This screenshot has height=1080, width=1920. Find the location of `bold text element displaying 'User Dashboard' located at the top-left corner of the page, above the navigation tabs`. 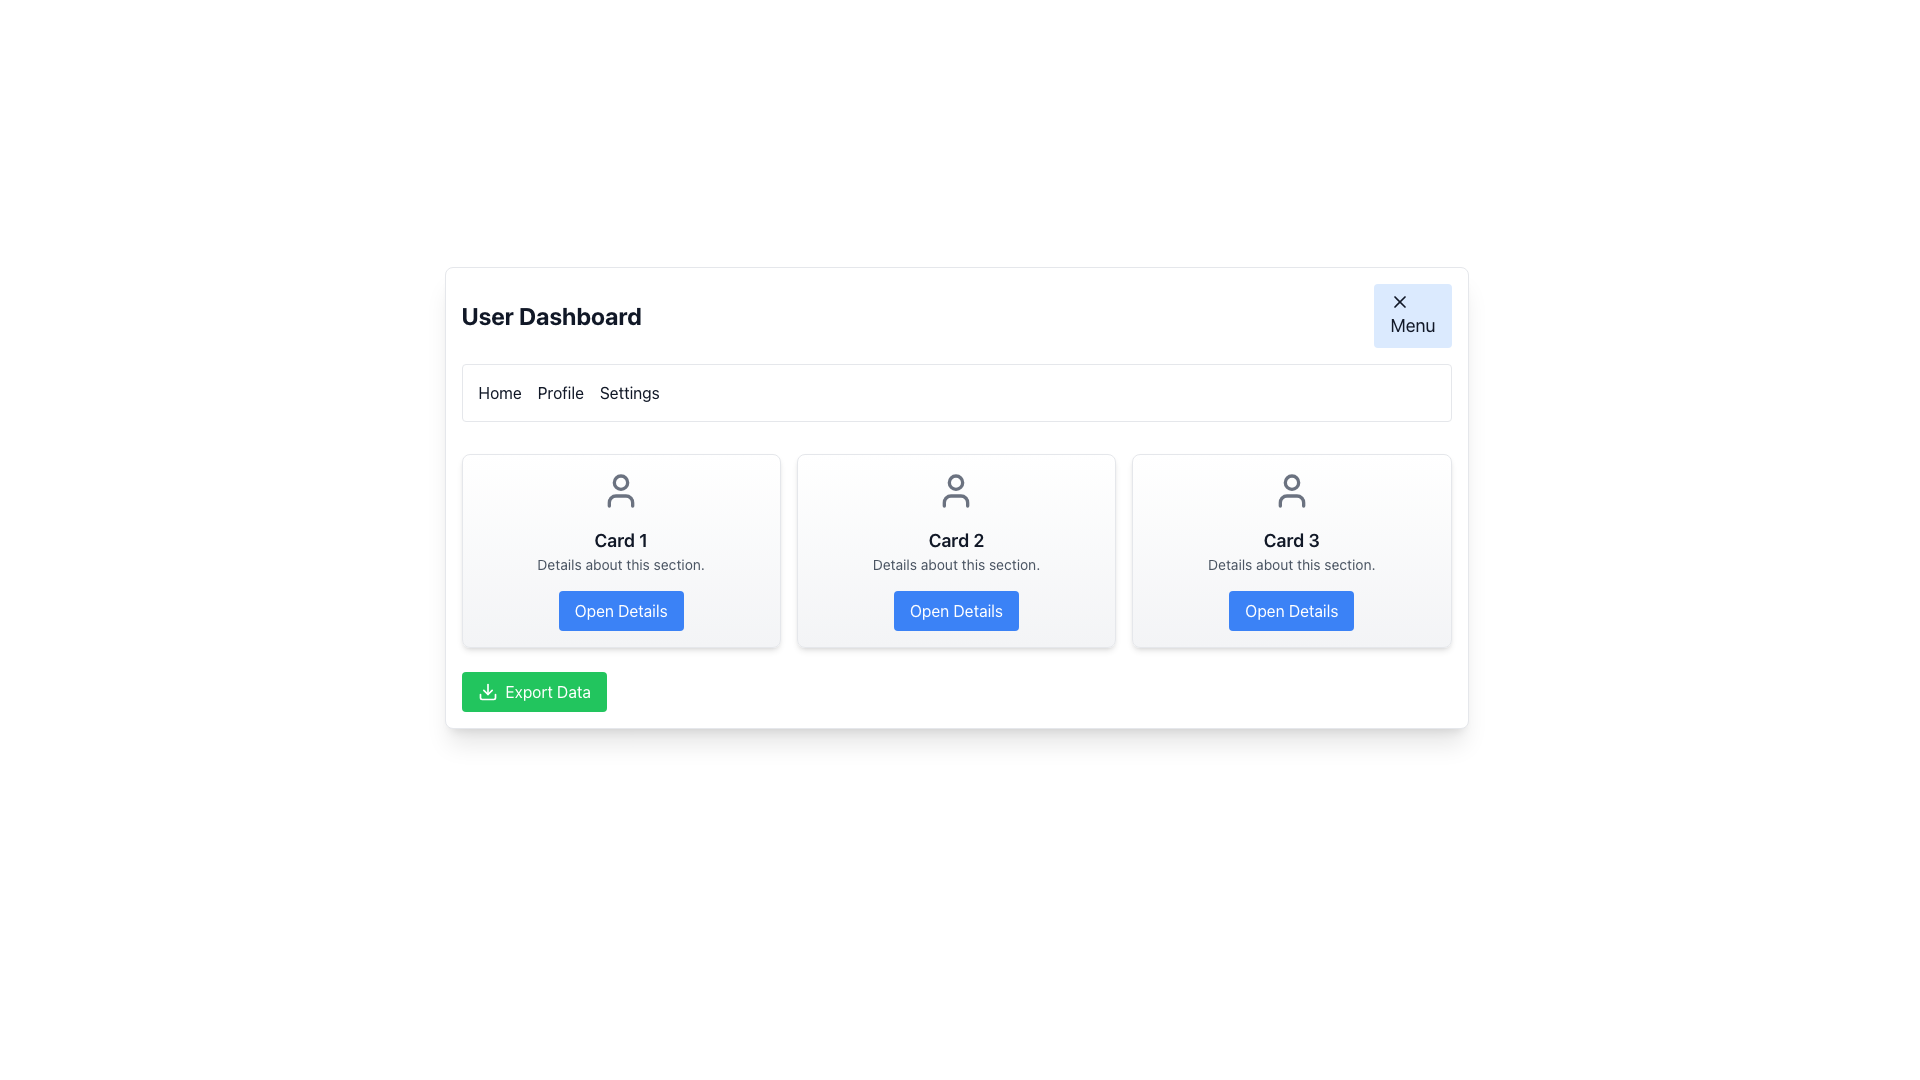

bold text element displaying 'User Dashboard' located at the top-left corner of the page, above the navigation tabs is located at coordinates (551, 315).